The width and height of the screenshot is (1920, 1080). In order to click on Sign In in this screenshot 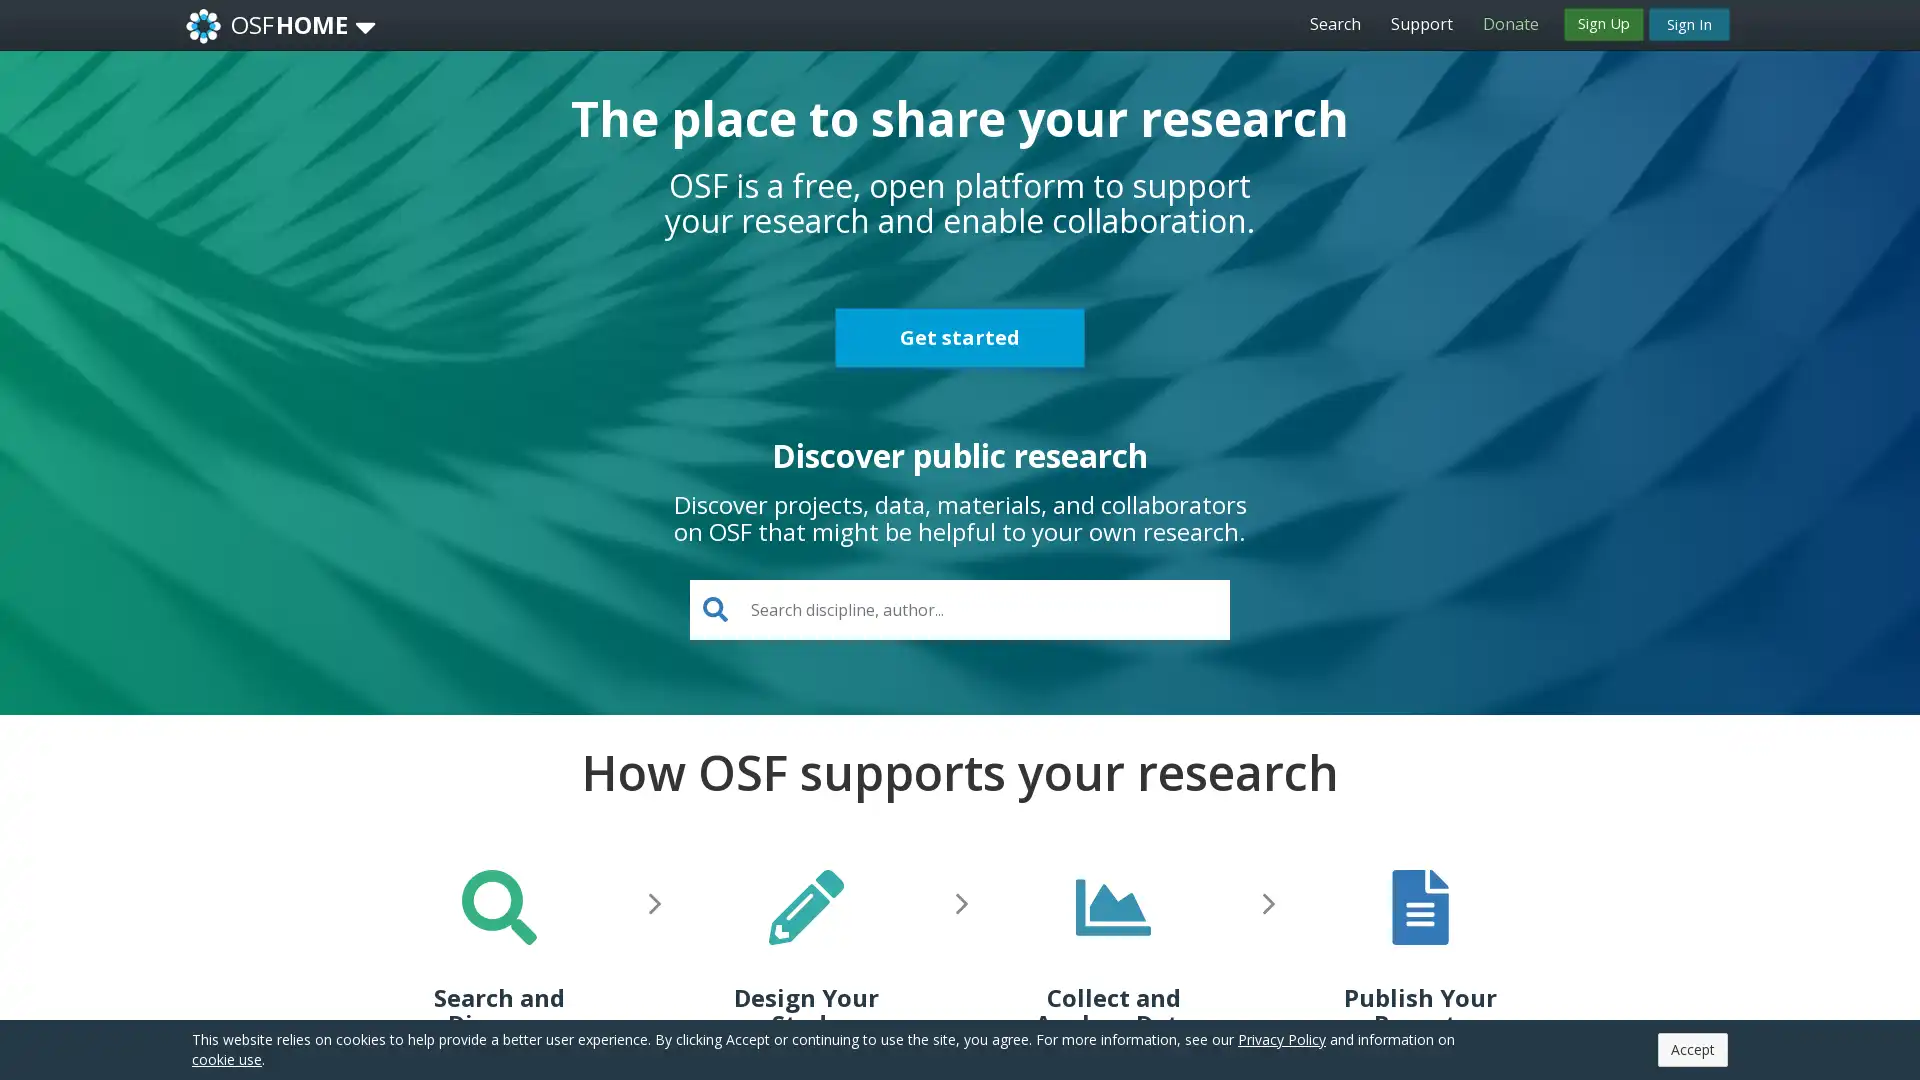, I will do `click(1688, 23)`.